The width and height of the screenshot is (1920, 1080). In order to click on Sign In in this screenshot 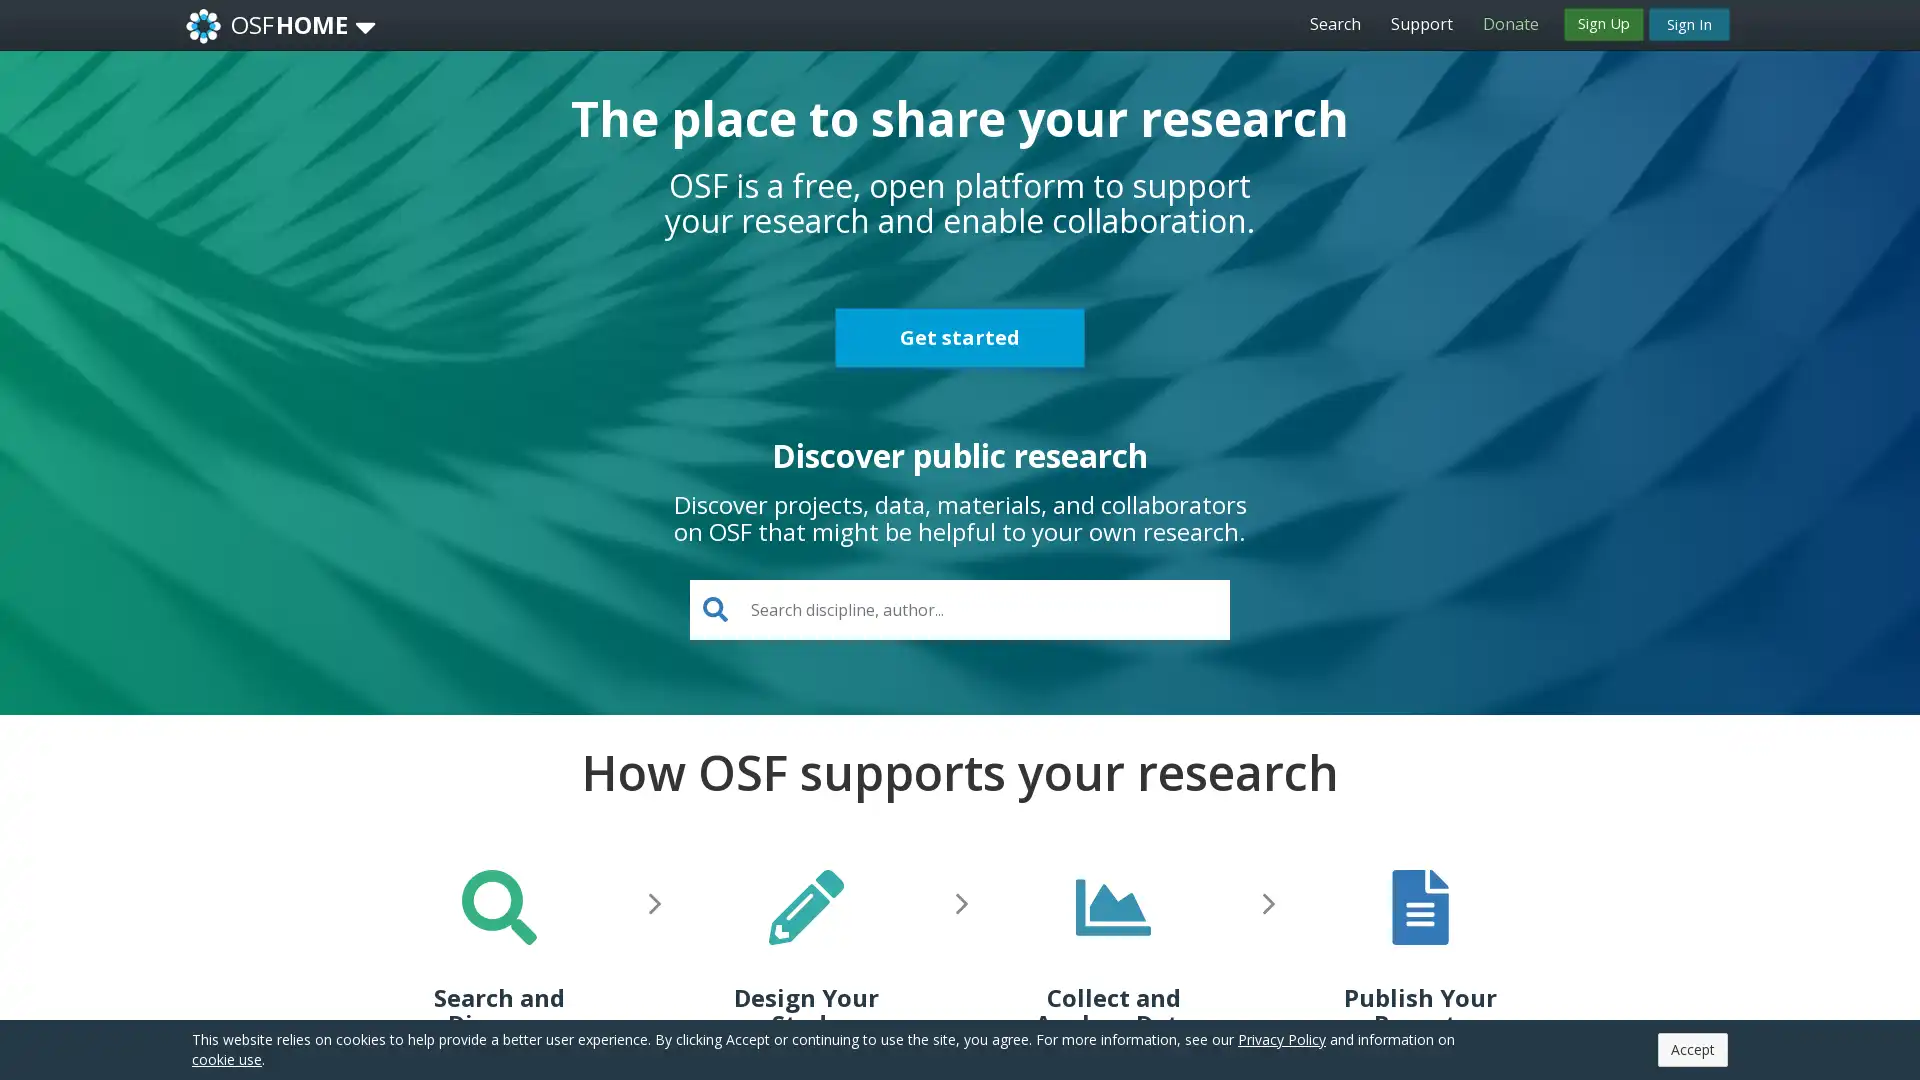, I will do `click(1688, 23)`.